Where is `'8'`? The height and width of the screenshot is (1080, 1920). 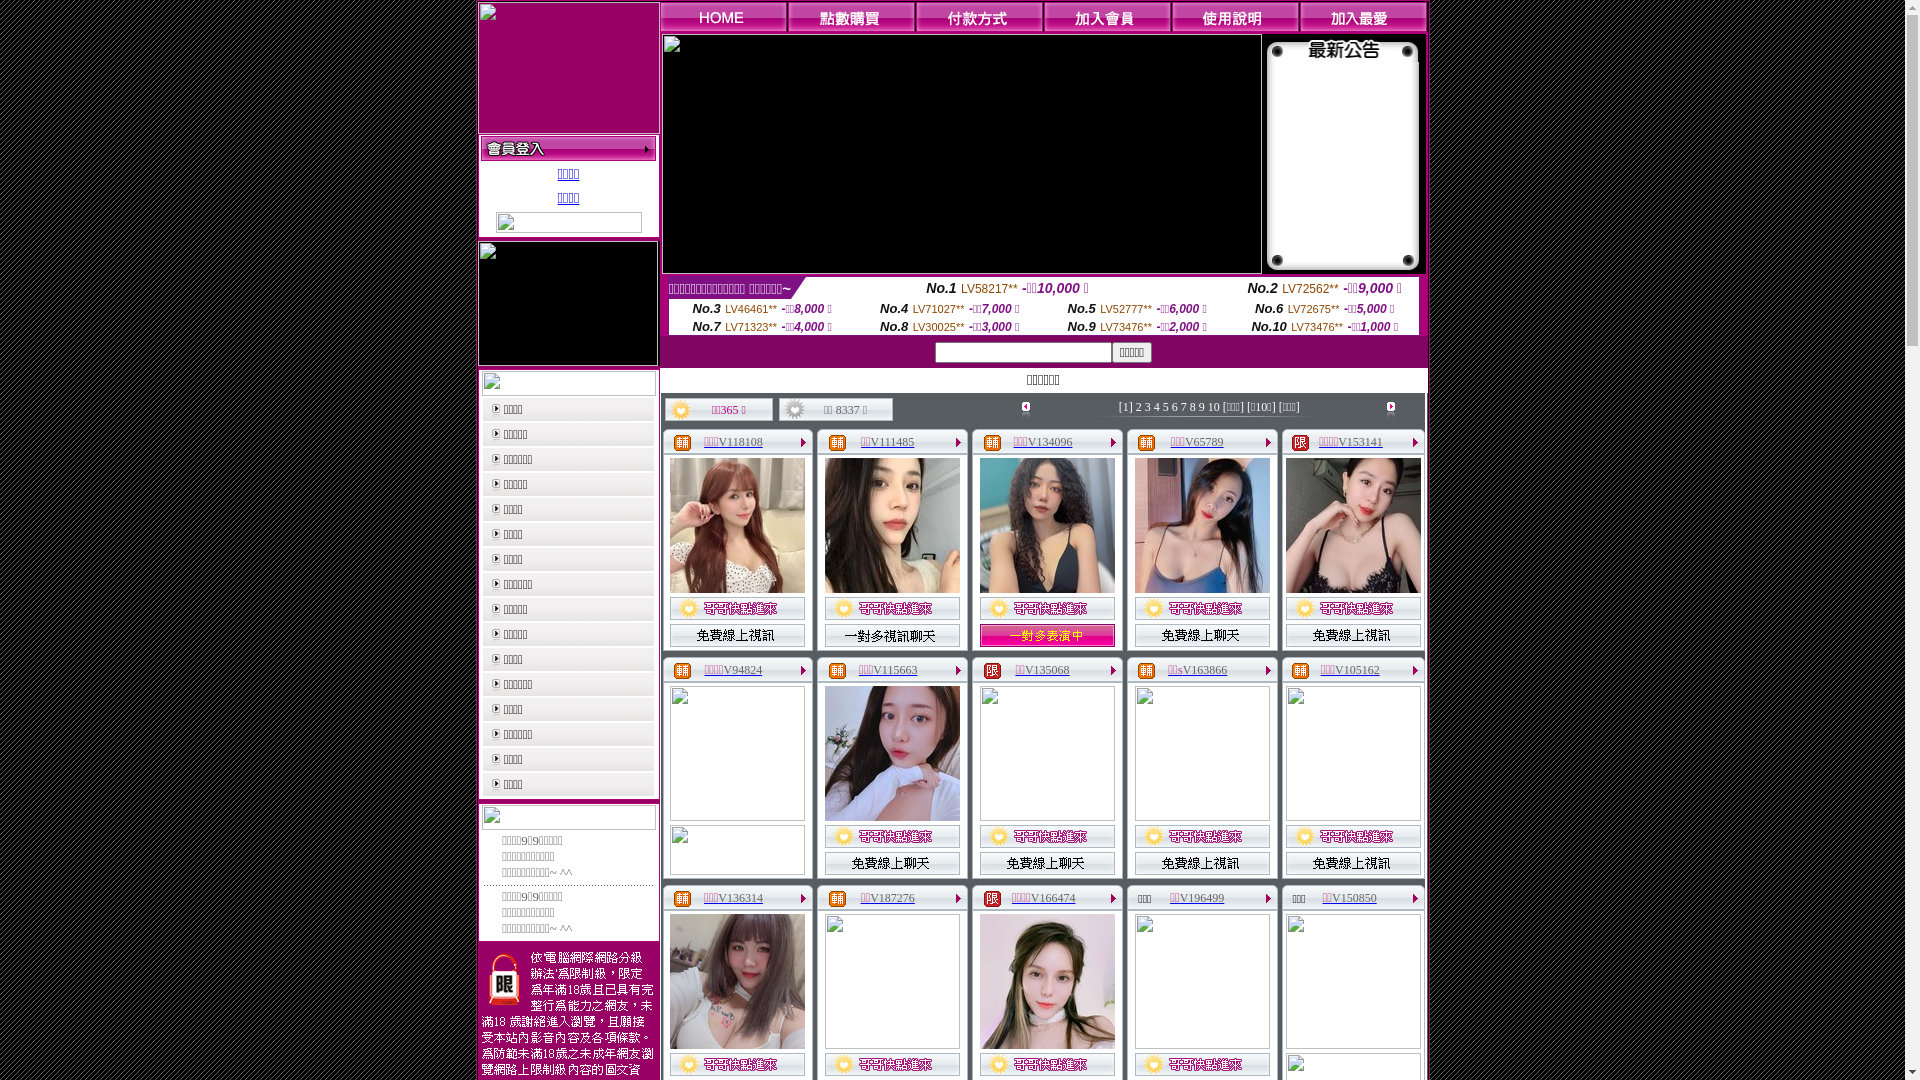 '8' is located at coordinates (1190, 406).